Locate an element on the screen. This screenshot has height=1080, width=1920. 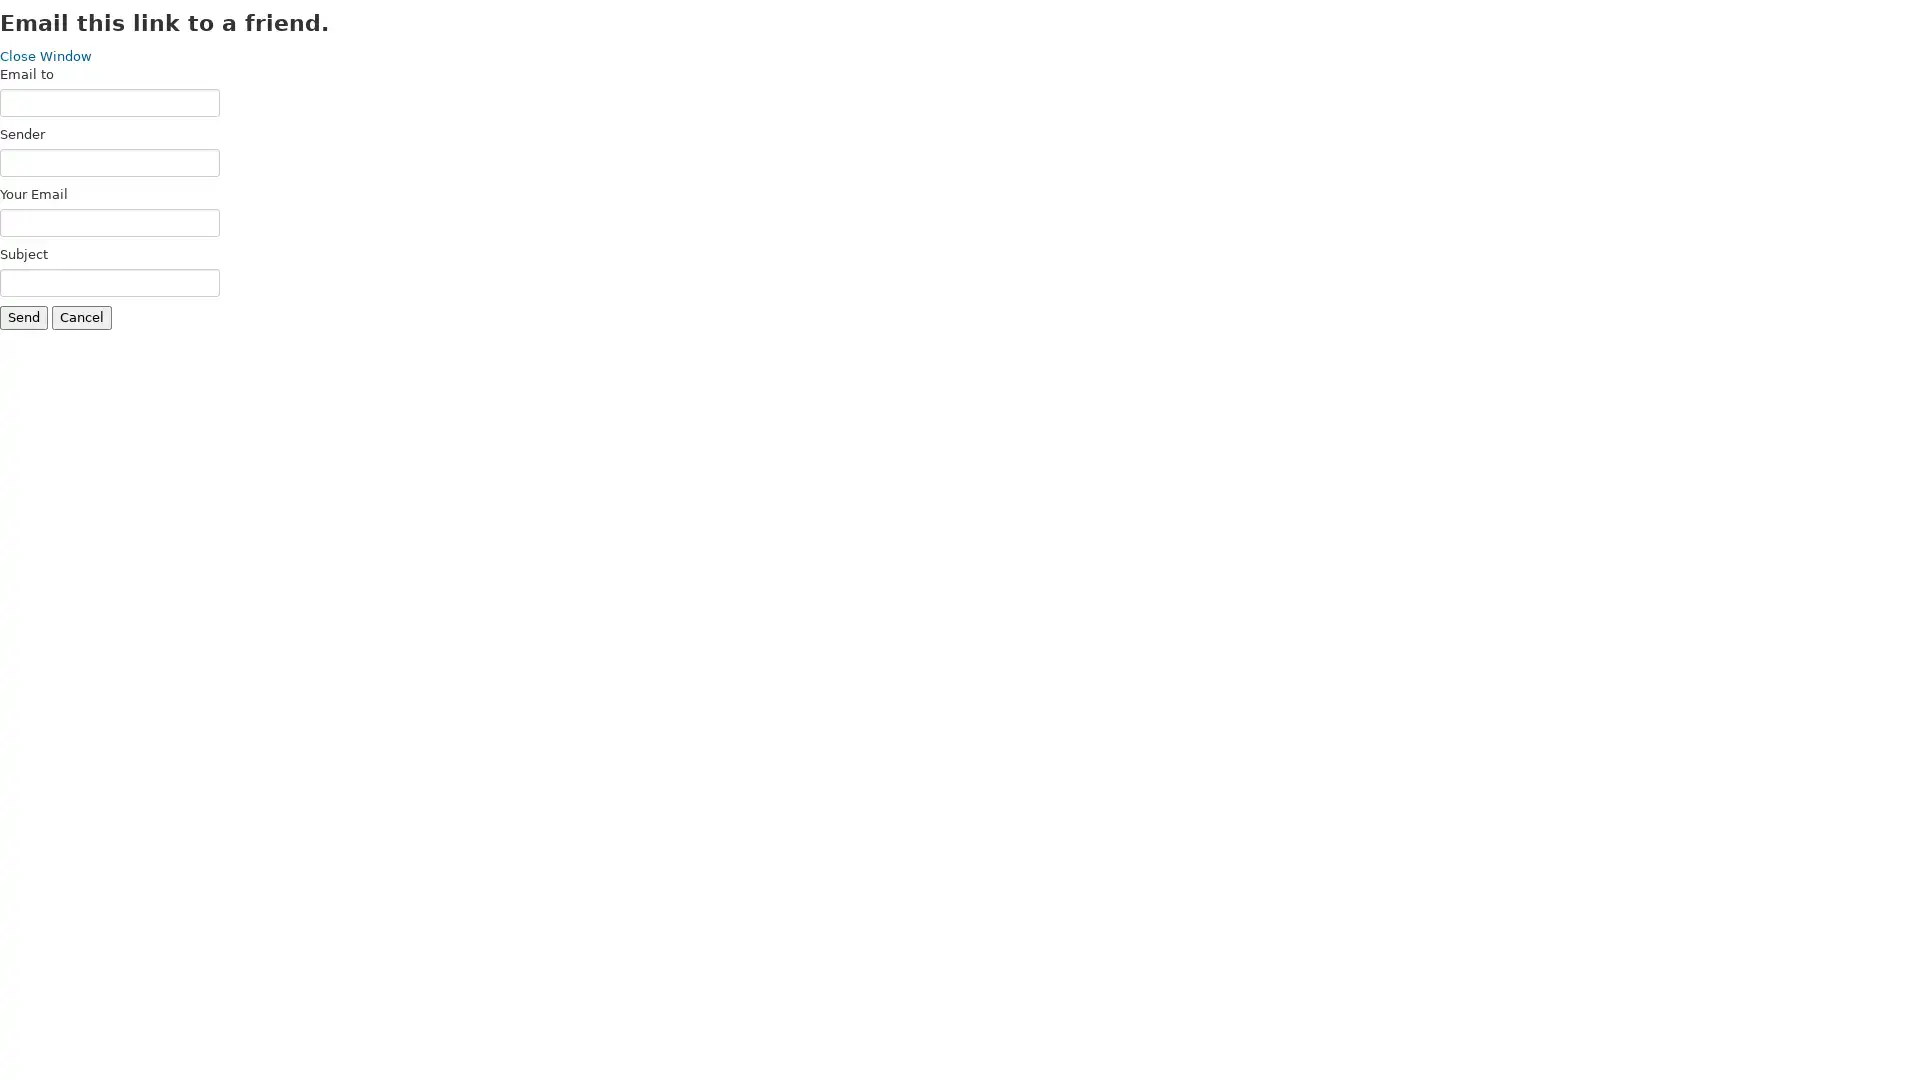
Cancel is located at coordinates (80, 316).